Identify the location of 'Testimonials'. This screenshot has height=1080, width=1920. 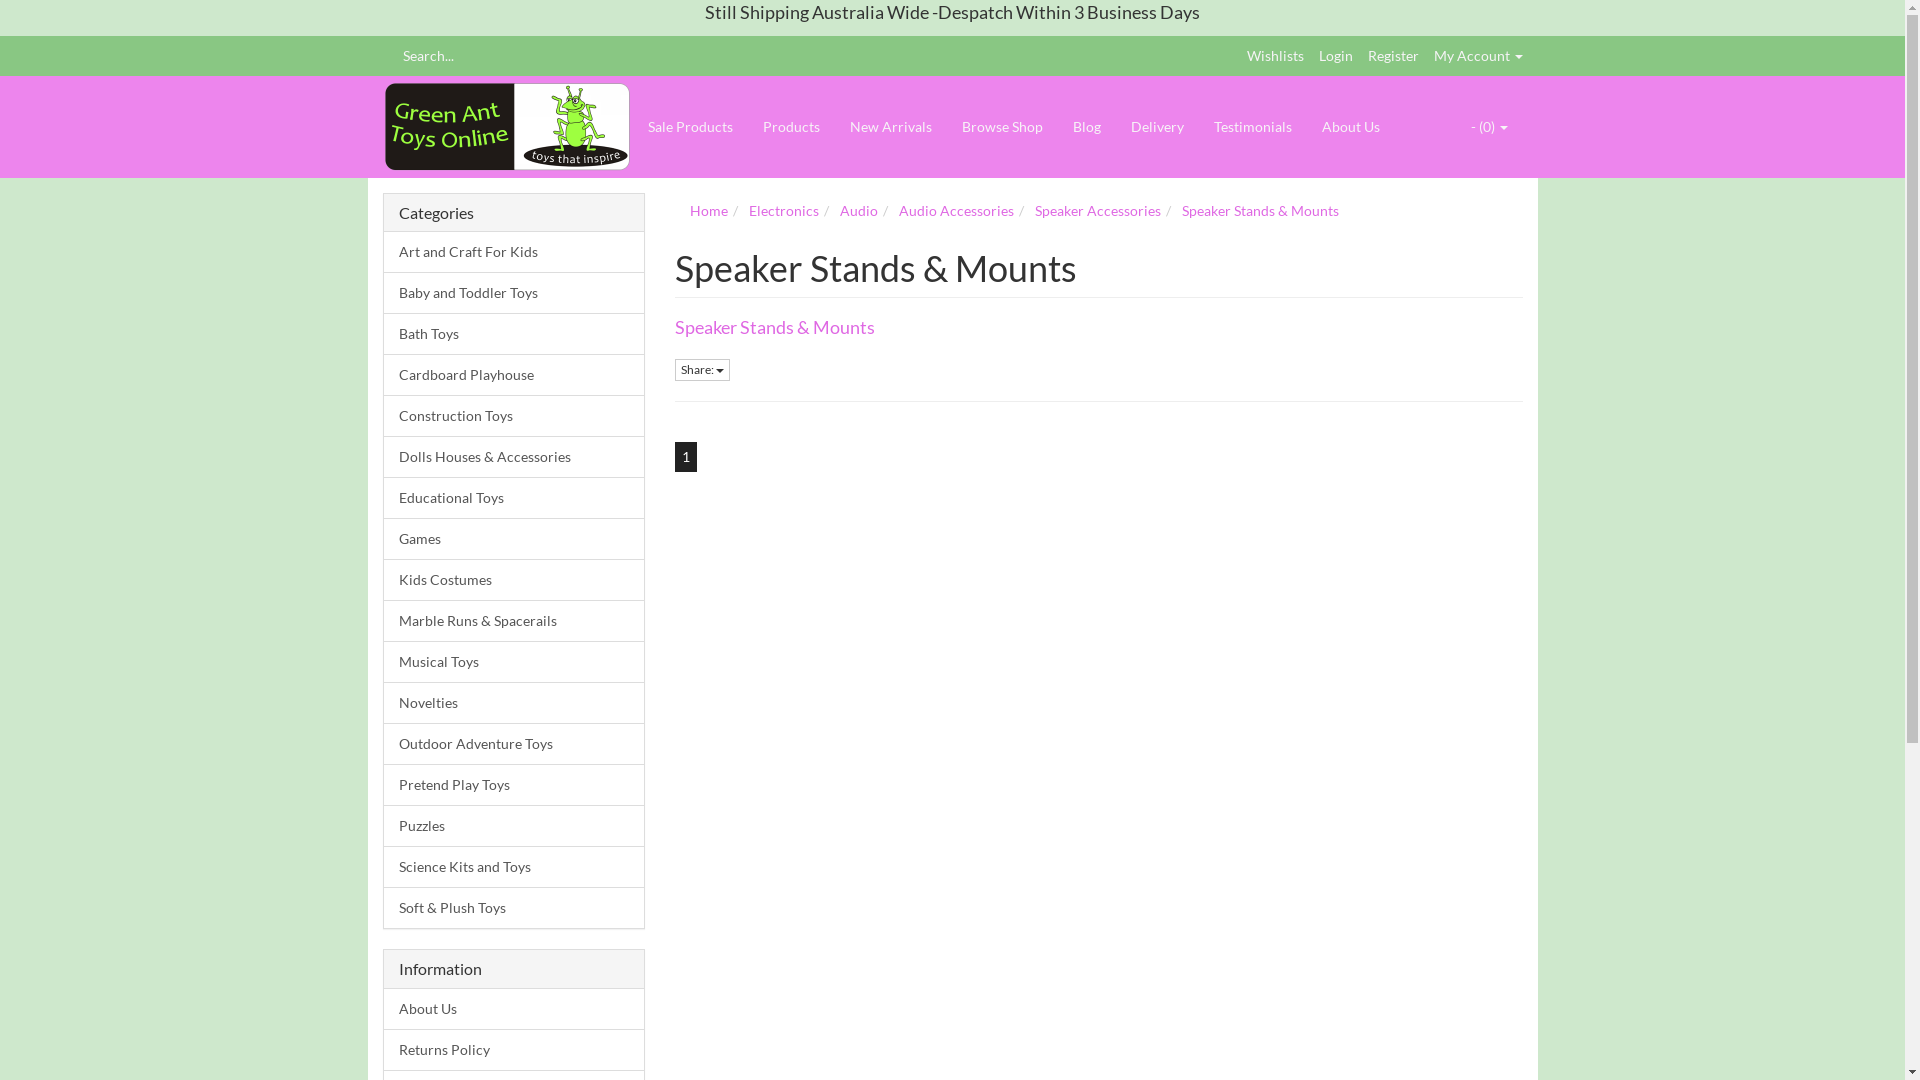
(1198, 127).